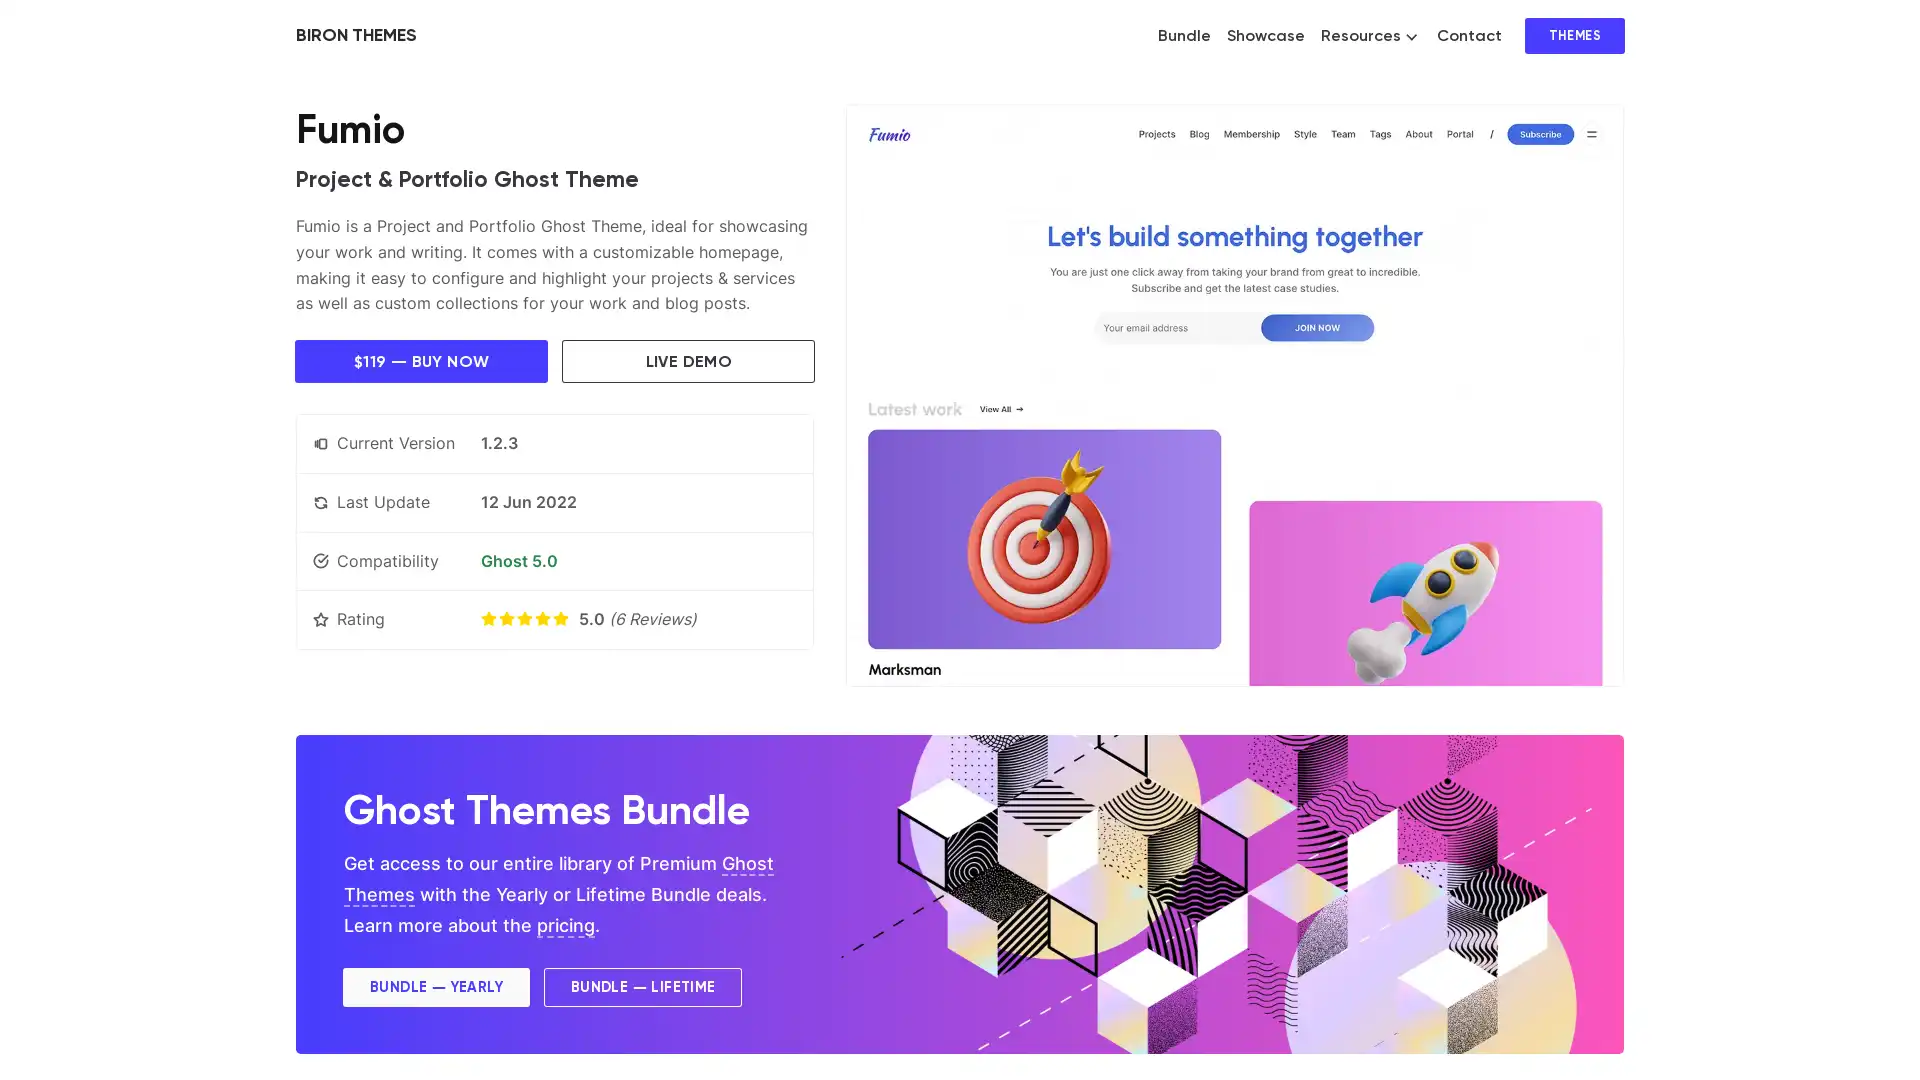 The image size is (1920, 1080). What do you see at coordinates (1368, 35) in the screenshot?
I see `Resources` at bounding box center [1368, 35].